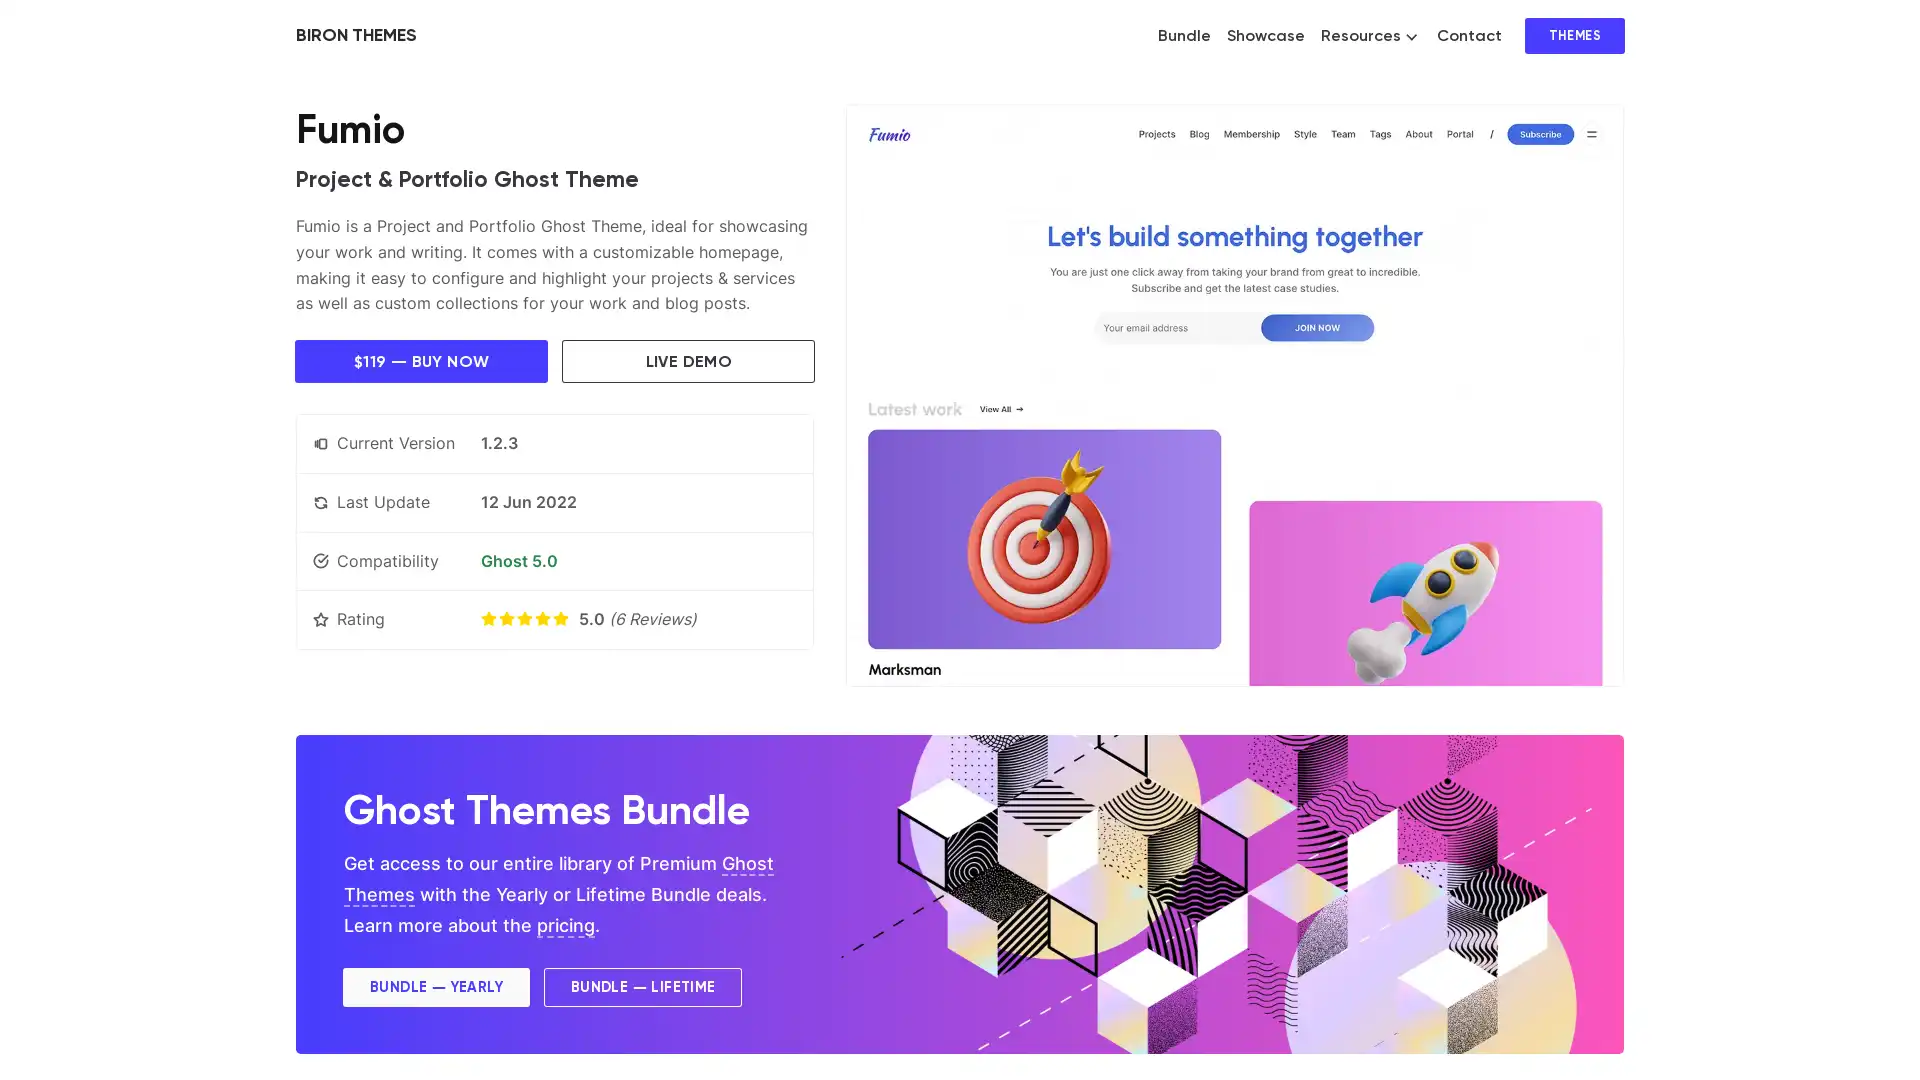 The image size is (1920, 1080). What do you see at coordinates (1368, 35) in the screenshot?
I see `Resources` at bounding box center [1368, 35].